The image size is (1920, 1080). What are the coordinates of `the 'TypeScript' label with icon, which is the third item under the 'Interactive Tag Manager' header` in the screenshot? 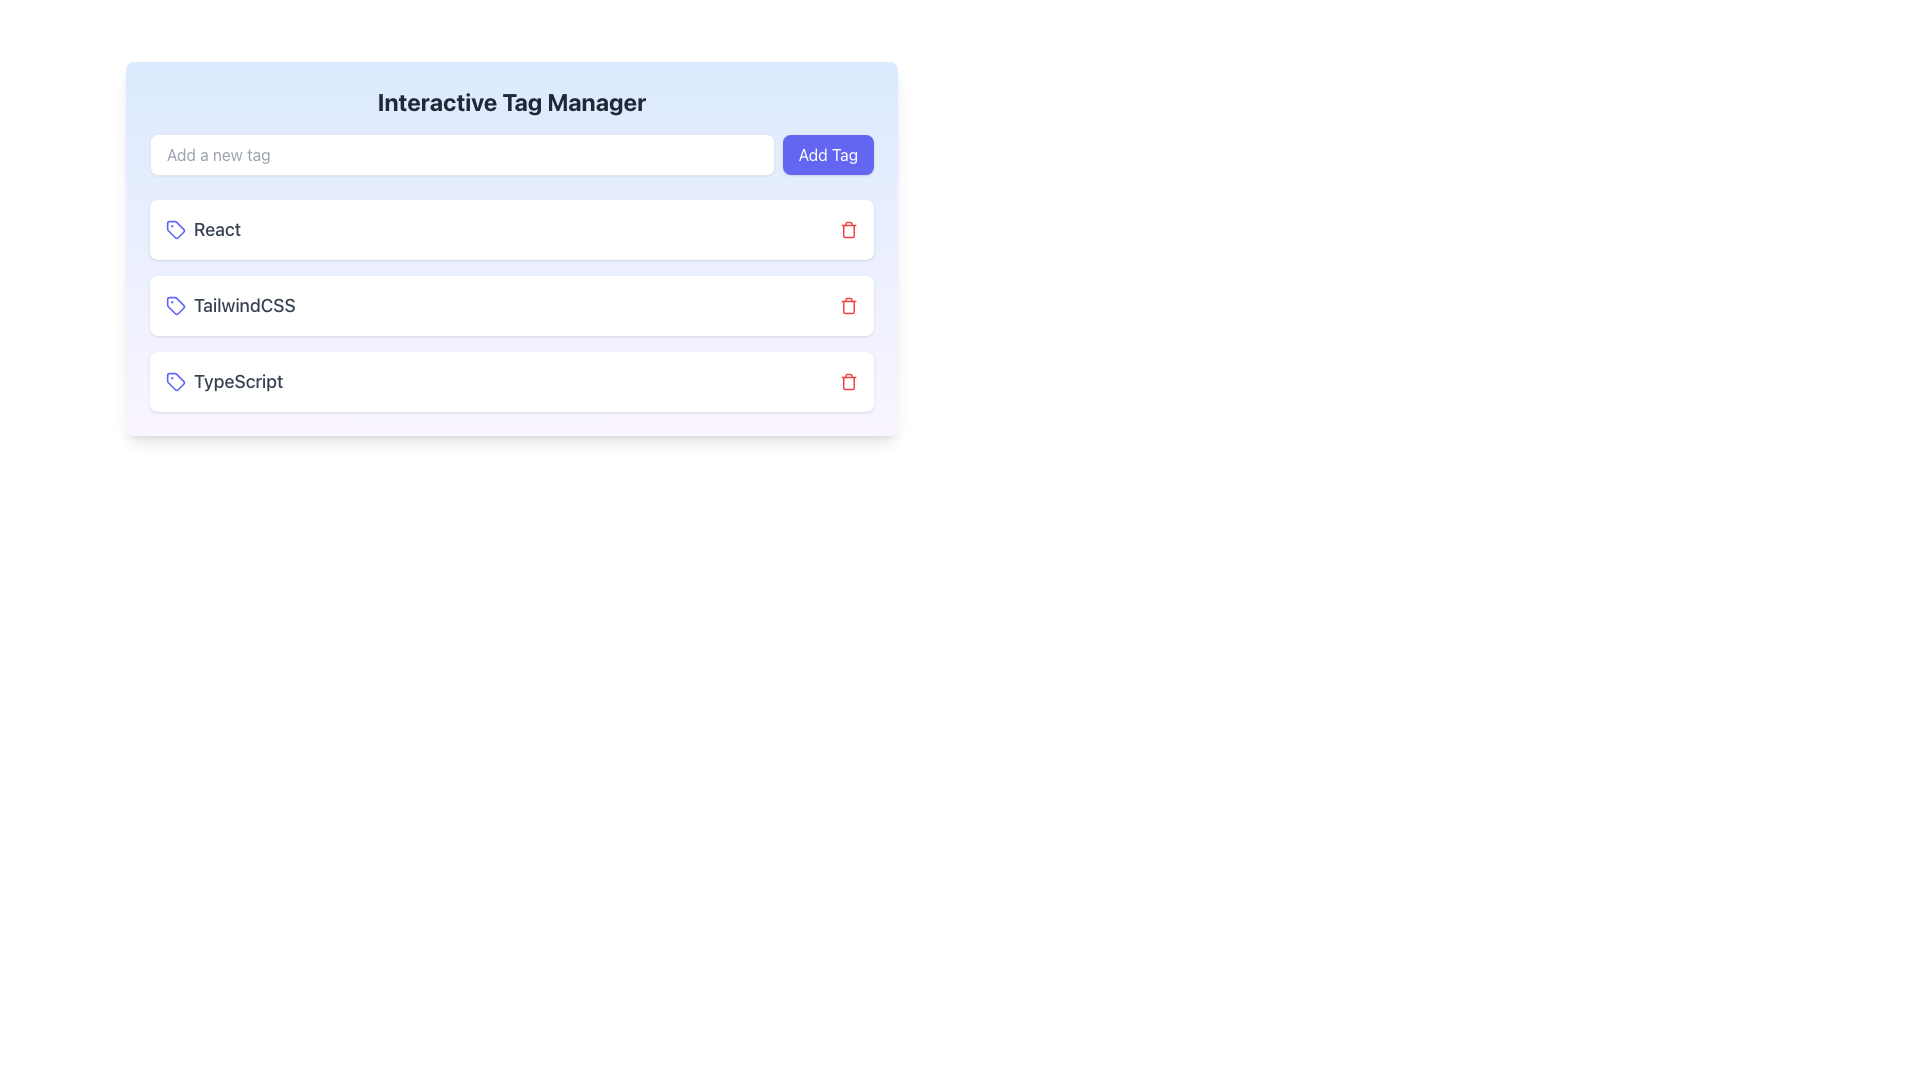 It's located at (224, 381).